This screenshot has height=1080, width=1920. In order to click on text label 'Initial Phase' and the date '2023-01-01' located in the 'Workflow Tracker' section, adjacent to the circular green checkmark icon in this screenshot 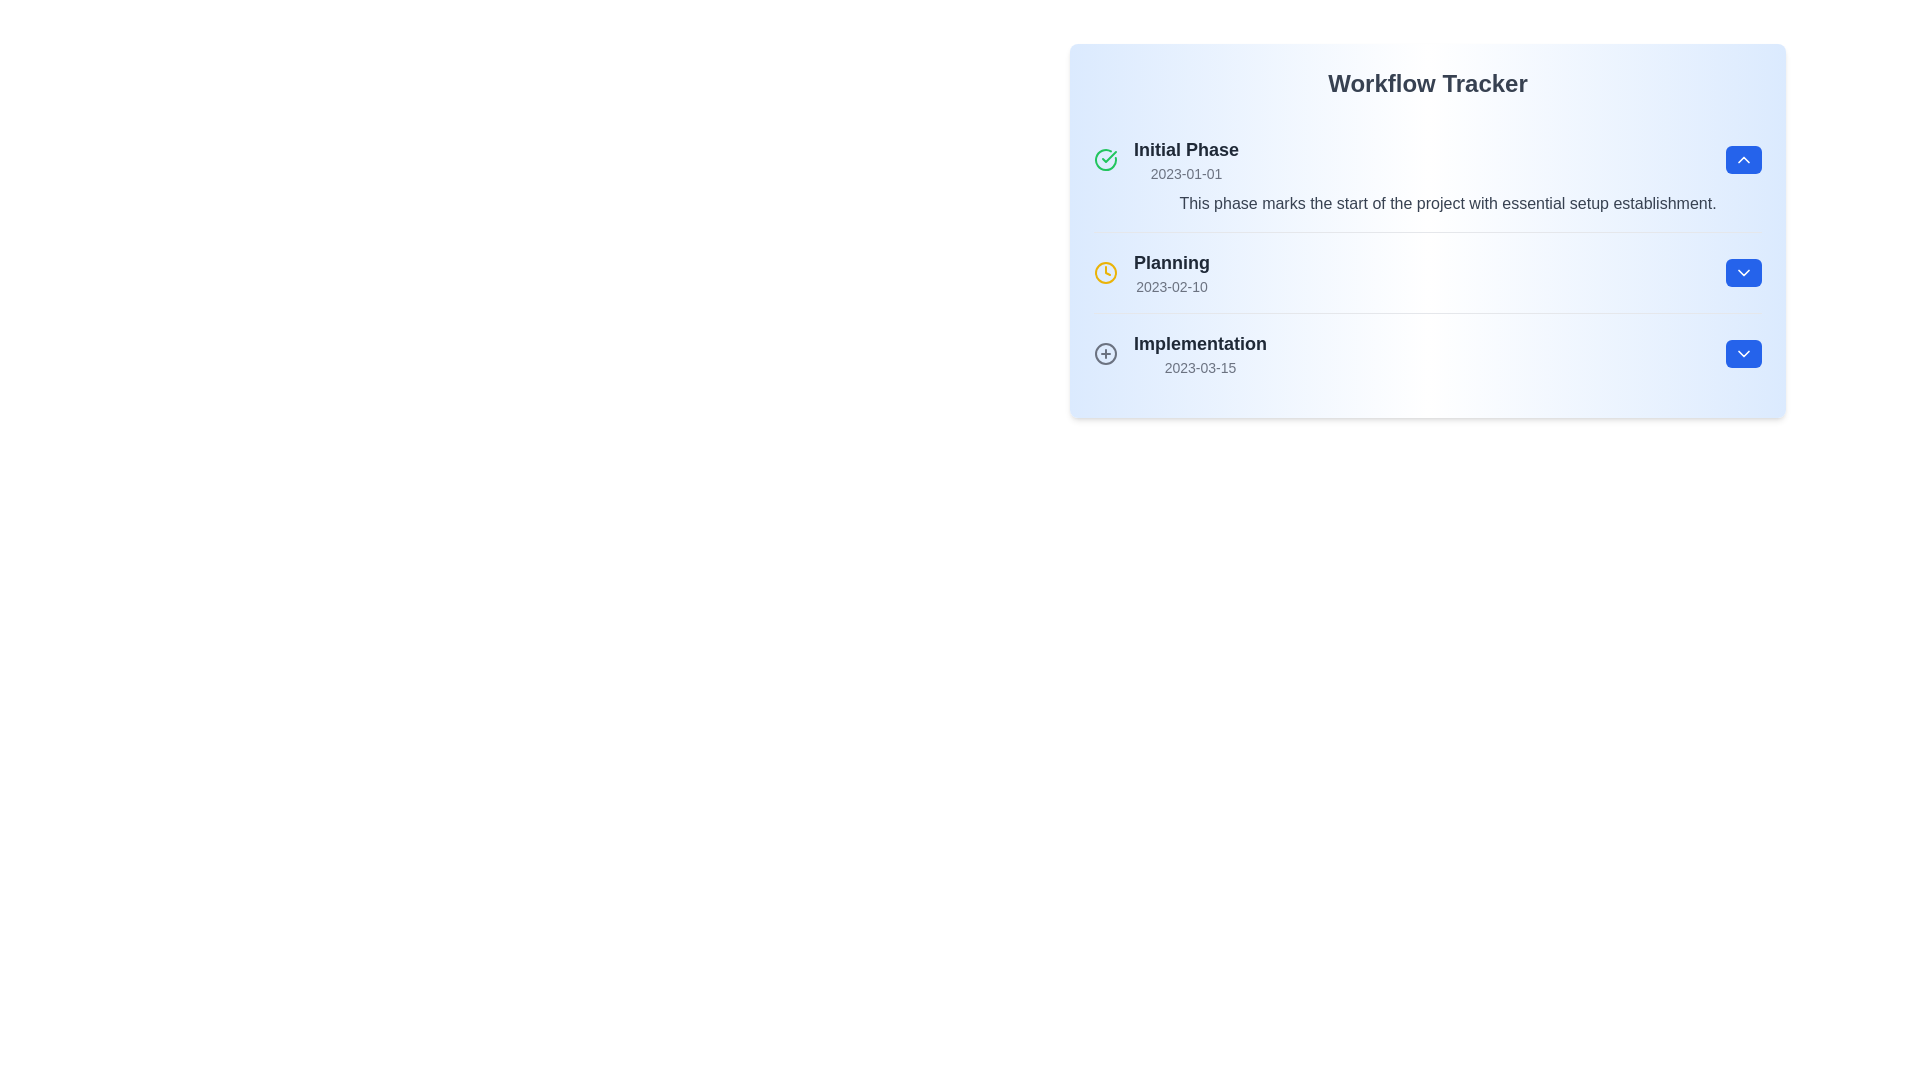, I will do `click(1186, 158)`.